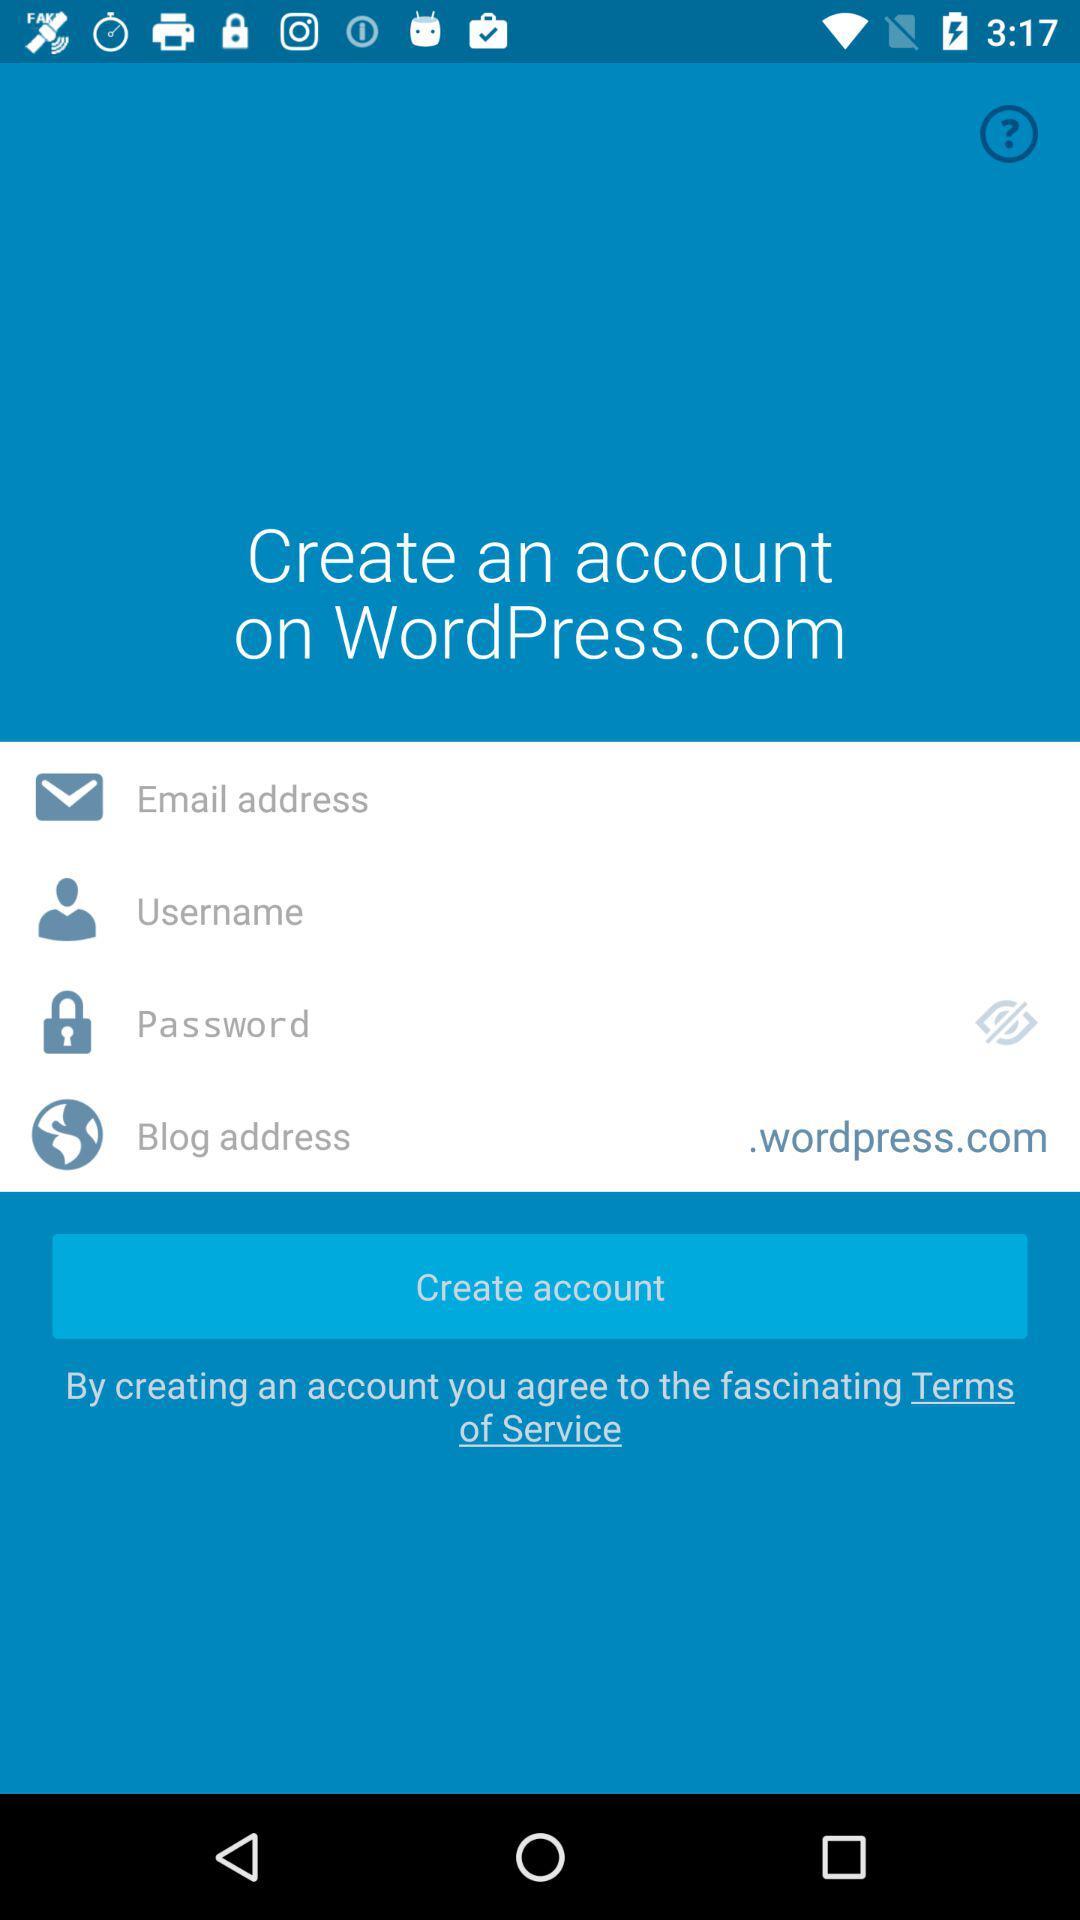 The height and width of the screenshot is (1920, 1080). What do you see at coordinates (1006, 1022) in the screenshot?
I see `the icon which is right to the password` at bounding box center [1006, 1022].